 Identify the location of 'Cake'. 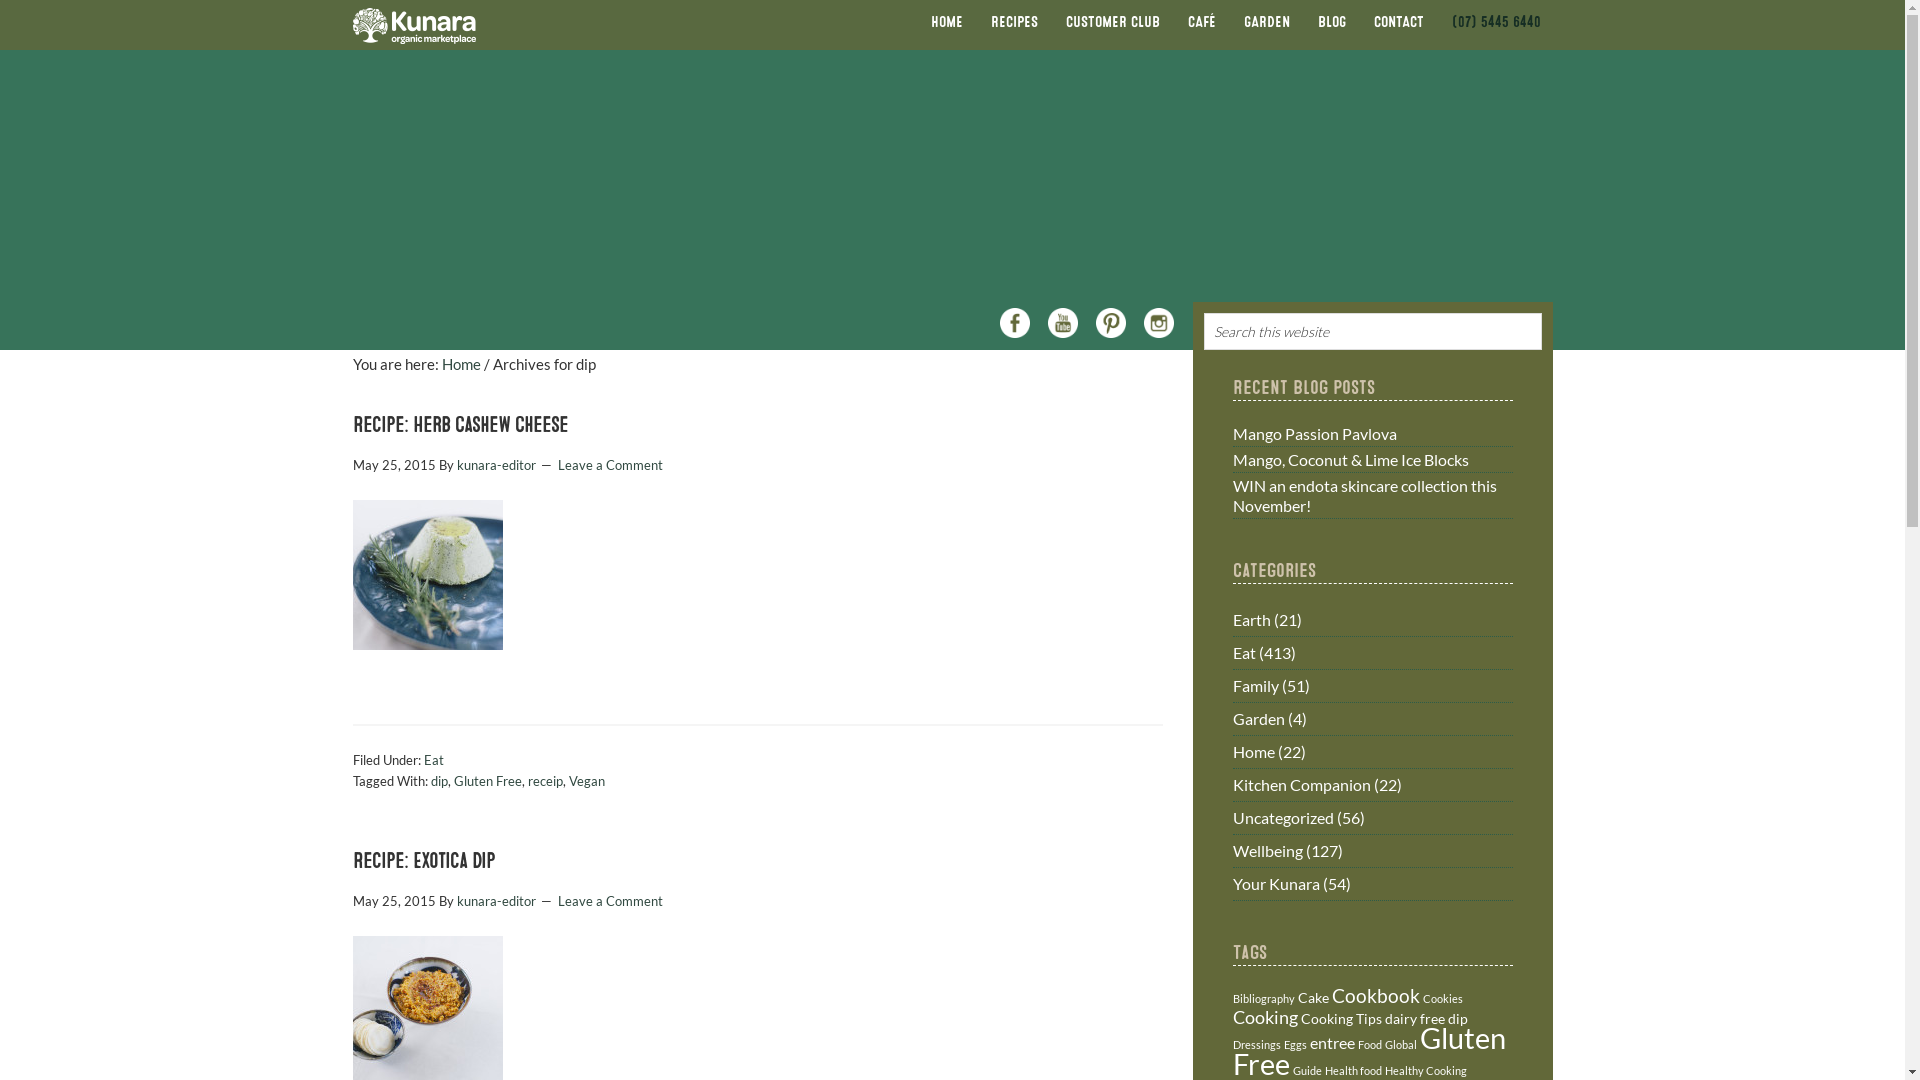
(1313, 997).